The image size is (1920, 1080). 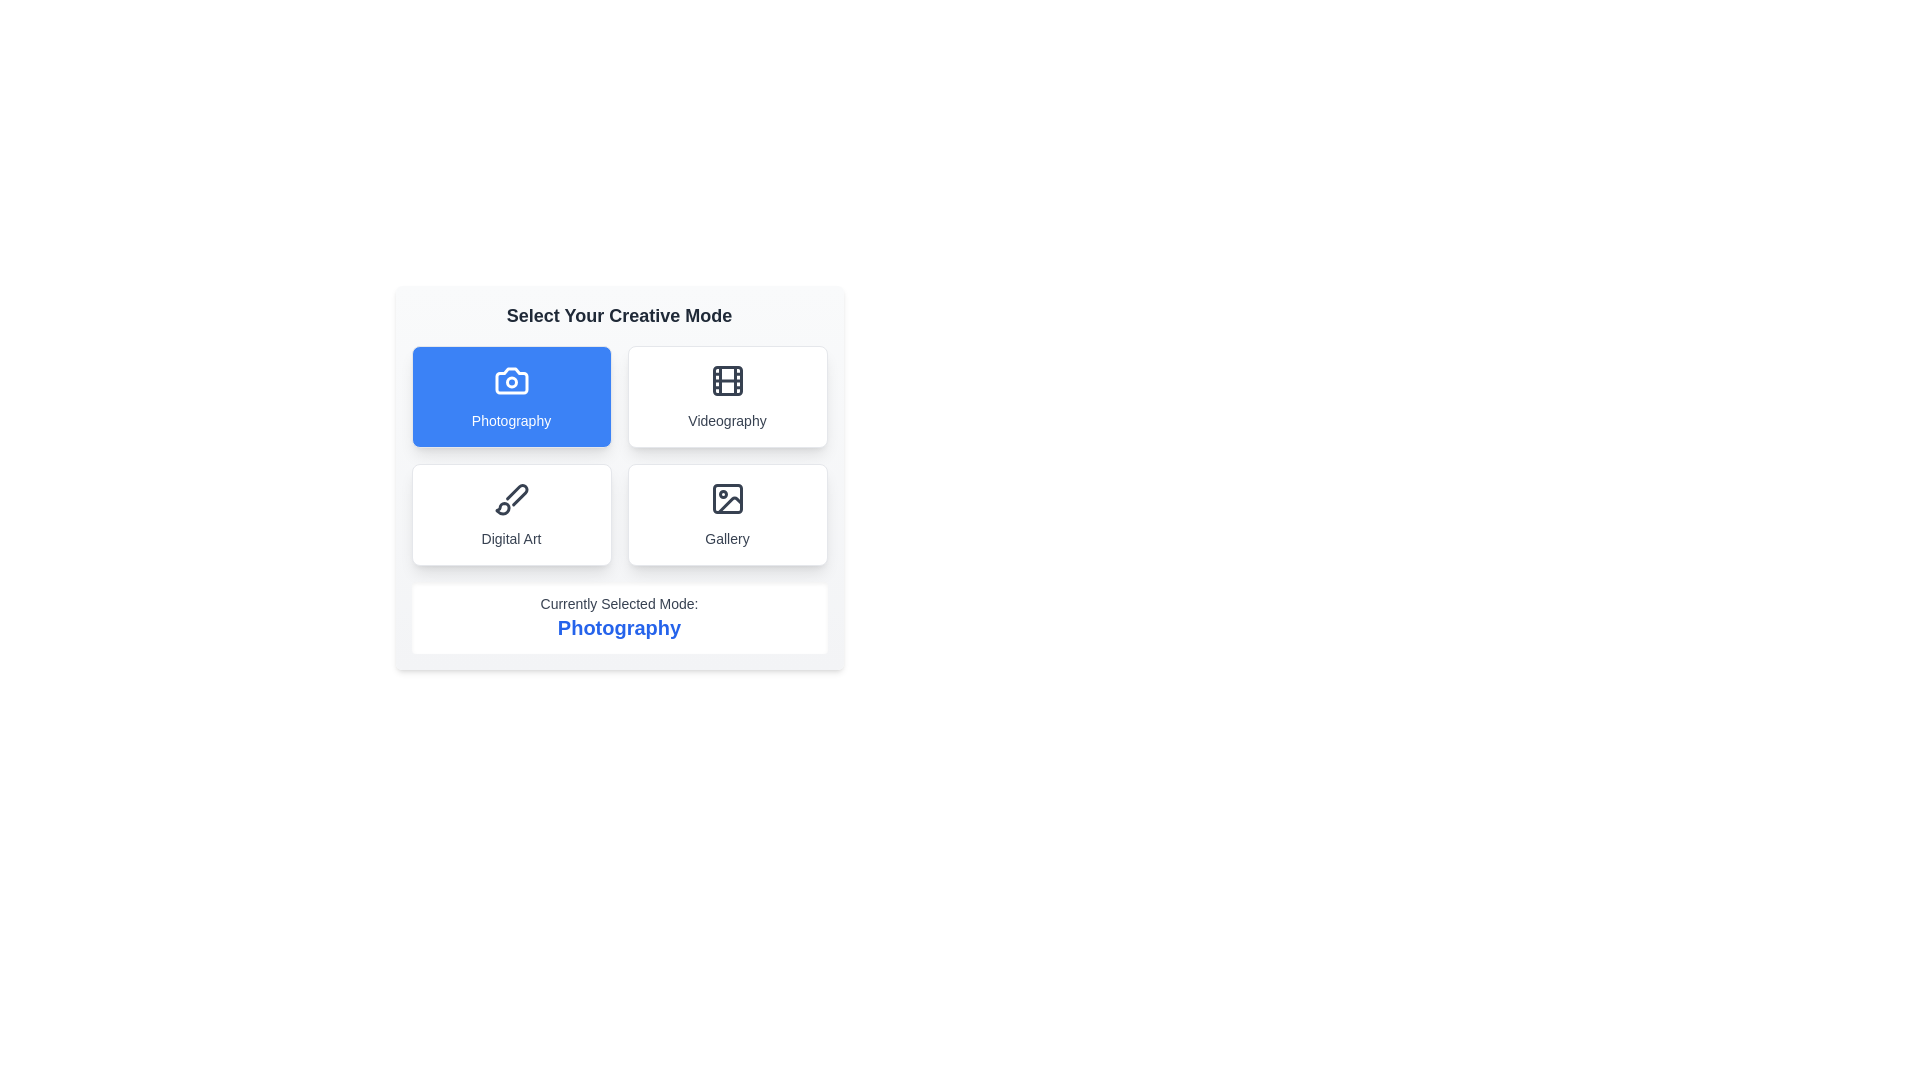 I want to click on the Digital Art button to observe hover effects, so click(x=511, y=514).